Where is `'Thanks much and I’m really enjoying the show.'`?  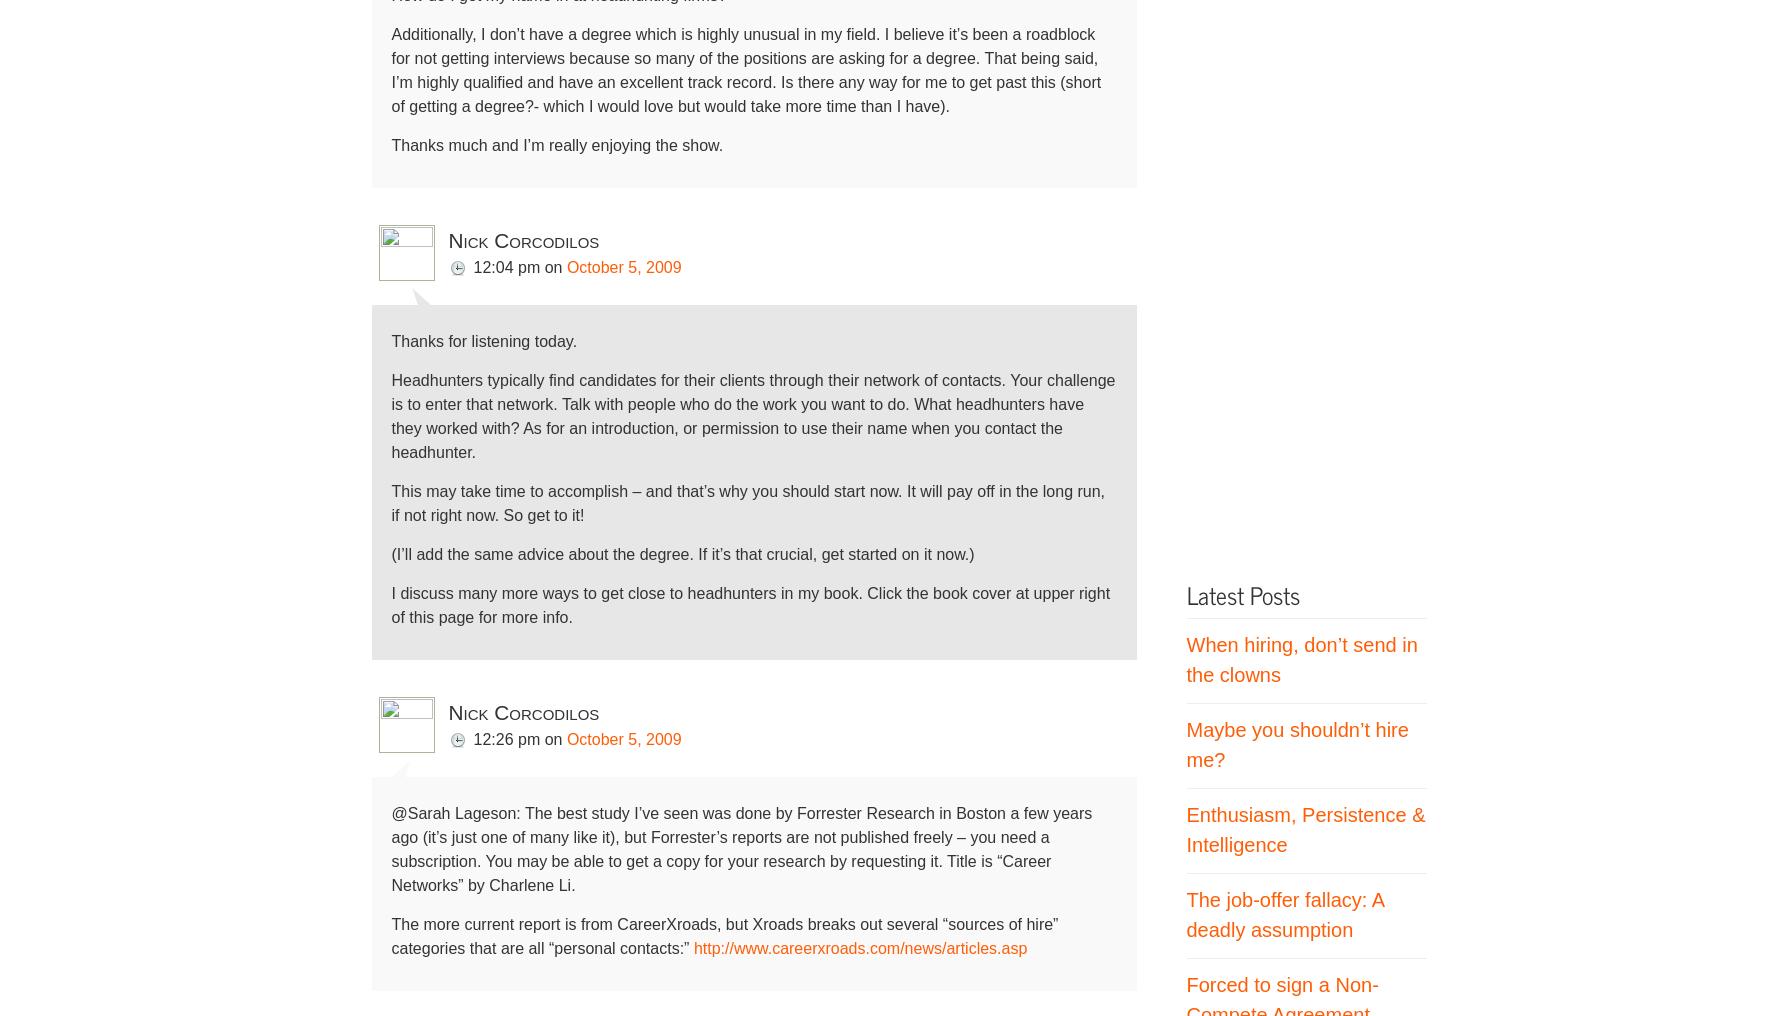 'Thanks much and I’m really enjoying the show.' is located at coordinates (390, 143).